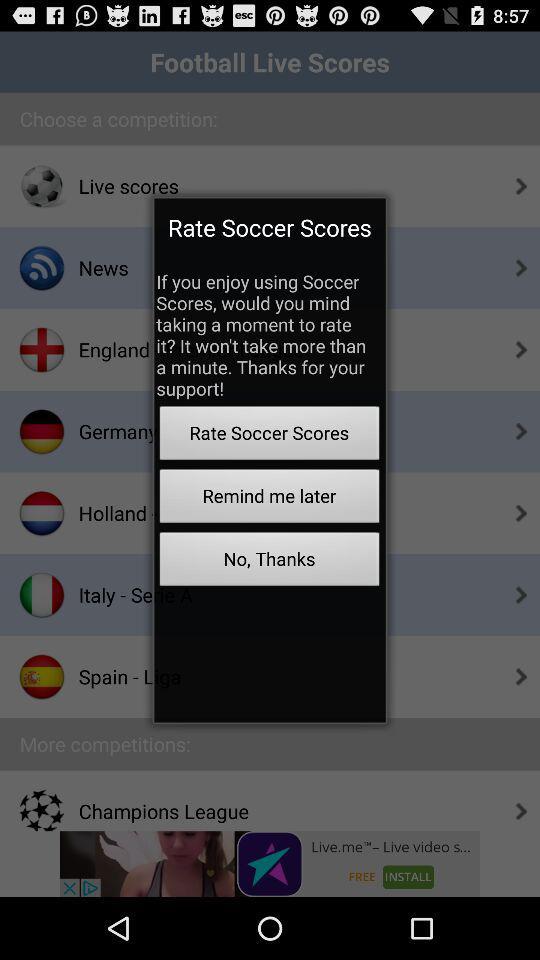  What do you see at coordinates (269, 498) in the screenshot?
I see `icon above the no, thanks item` at bounding box center [269, 498].